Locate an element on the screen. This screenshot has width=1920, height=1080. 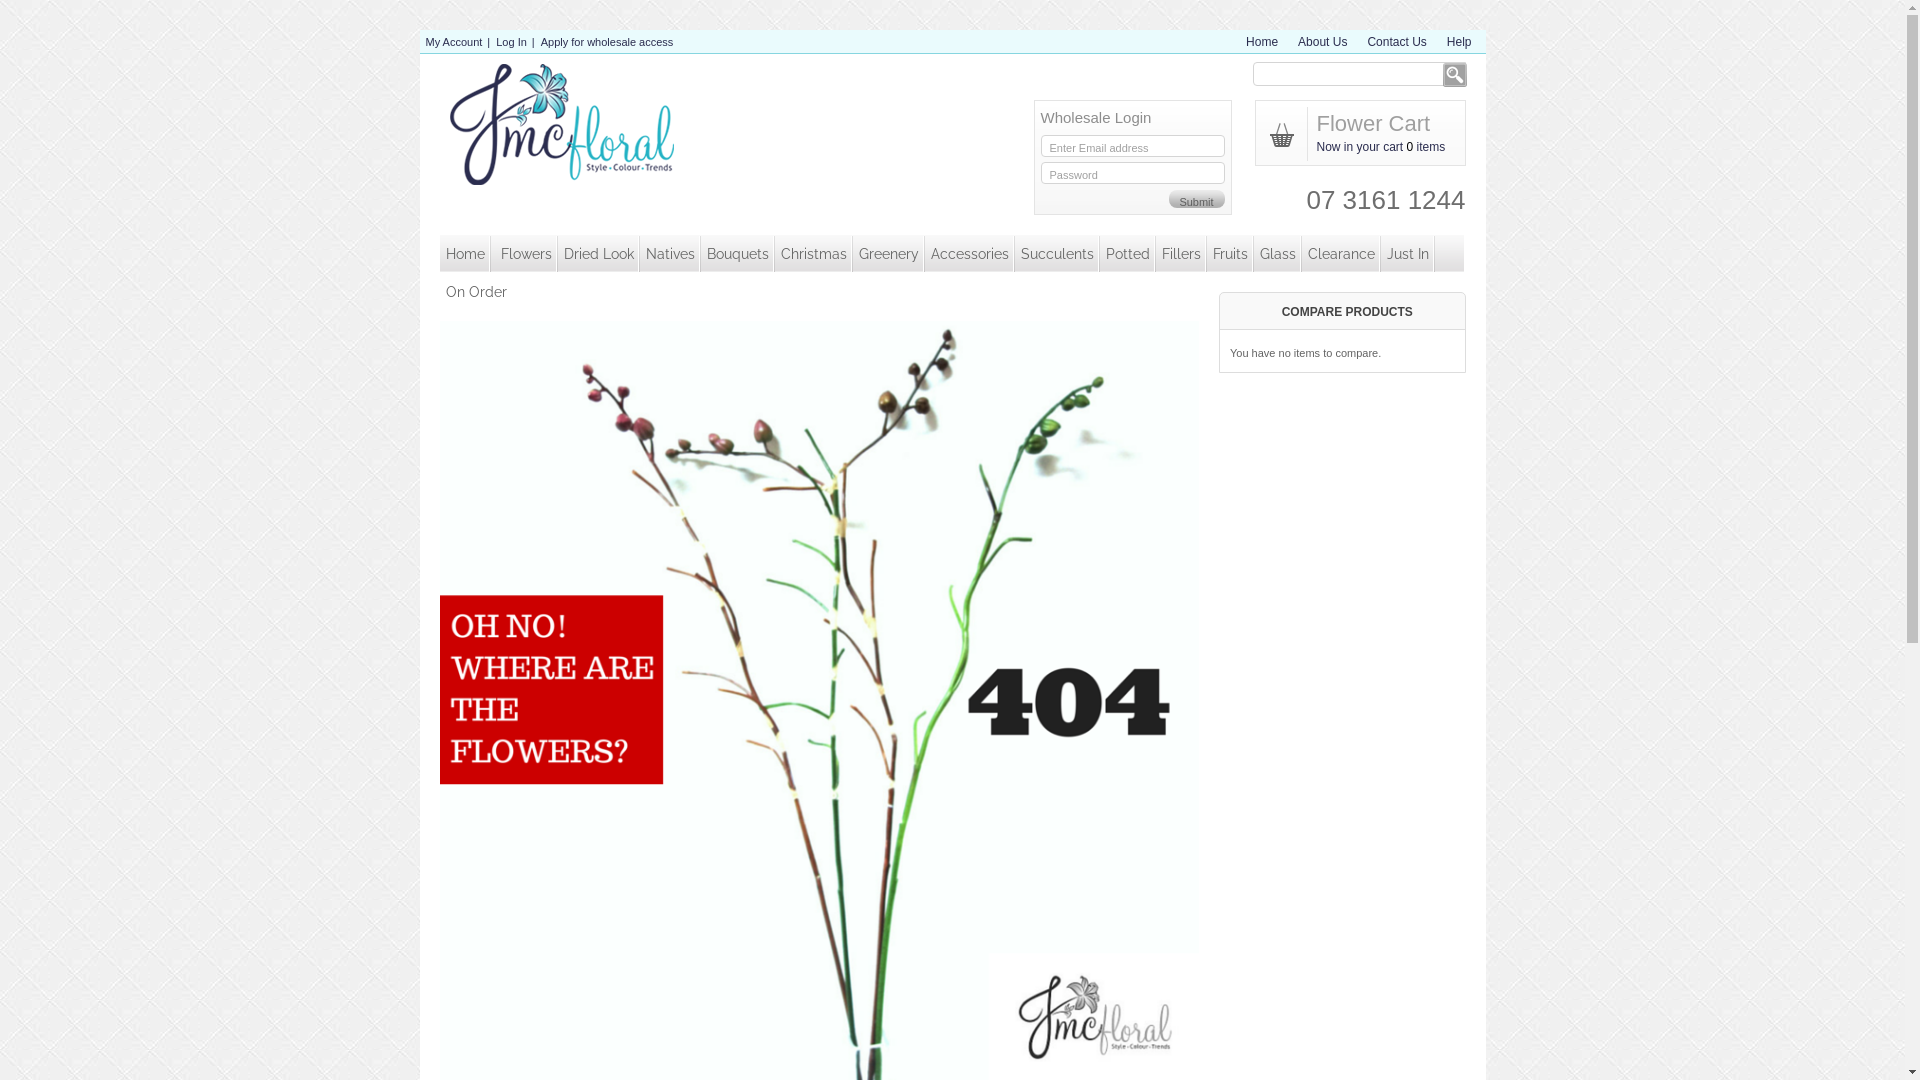
'Succulents' is located at coordinates (1013, 253).